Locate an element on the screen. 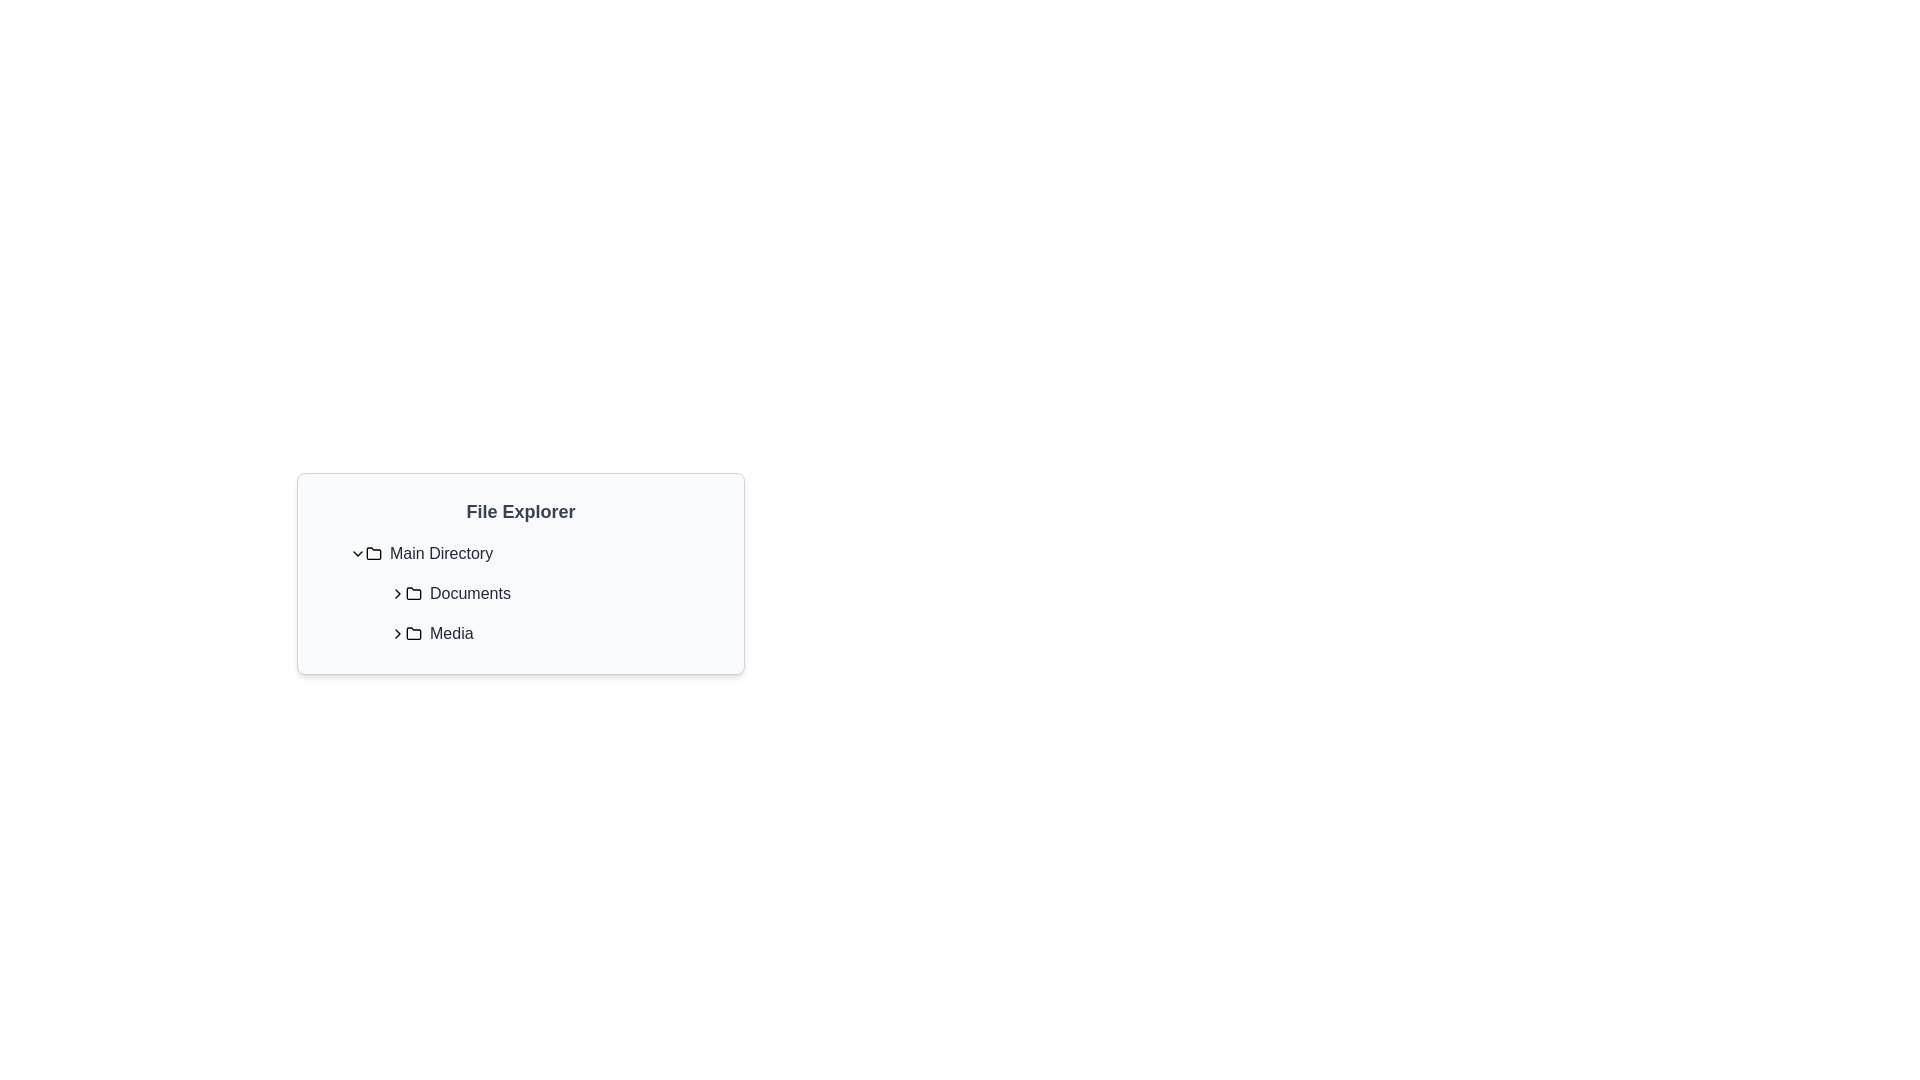  the 'Documents' folder item in the directory navigation interface is located at coordinates (548, 593).